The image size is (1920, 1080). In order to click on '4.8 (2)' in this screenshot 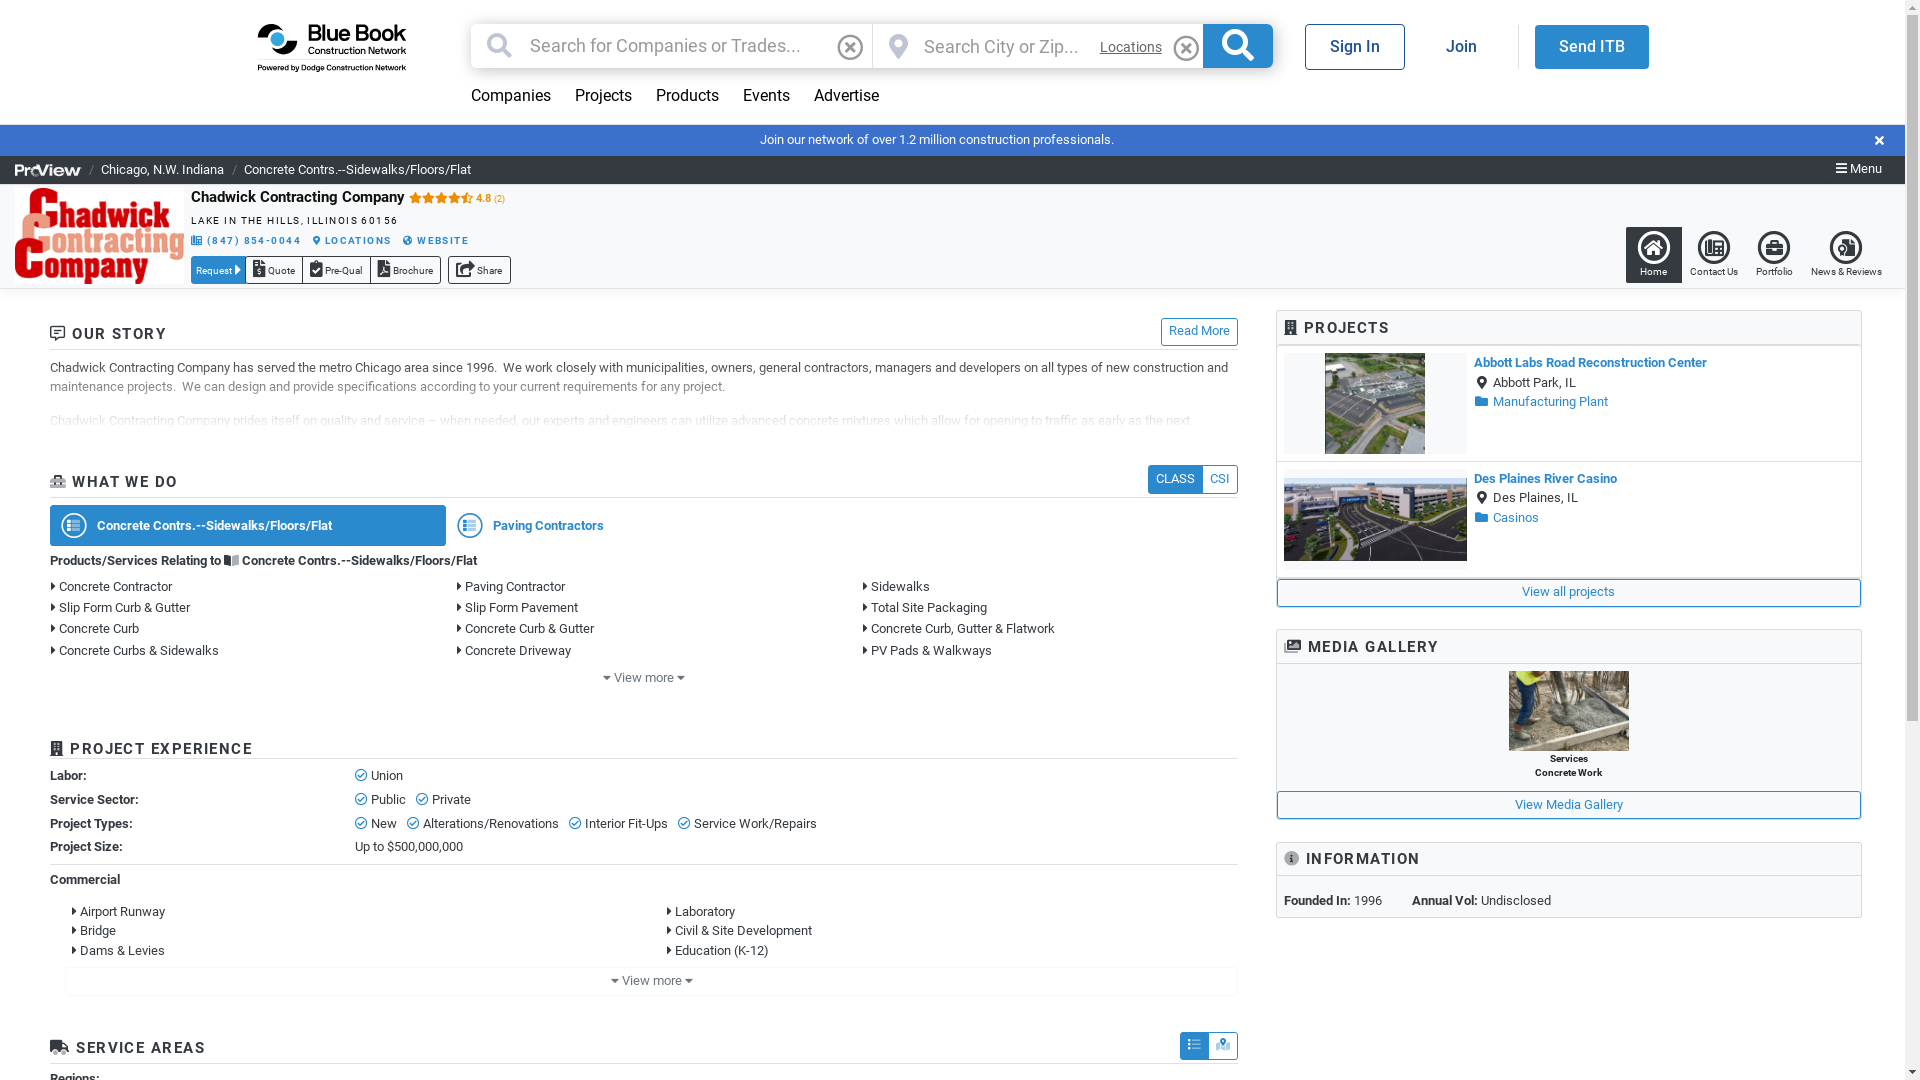, I will do `click(455, 197)`.